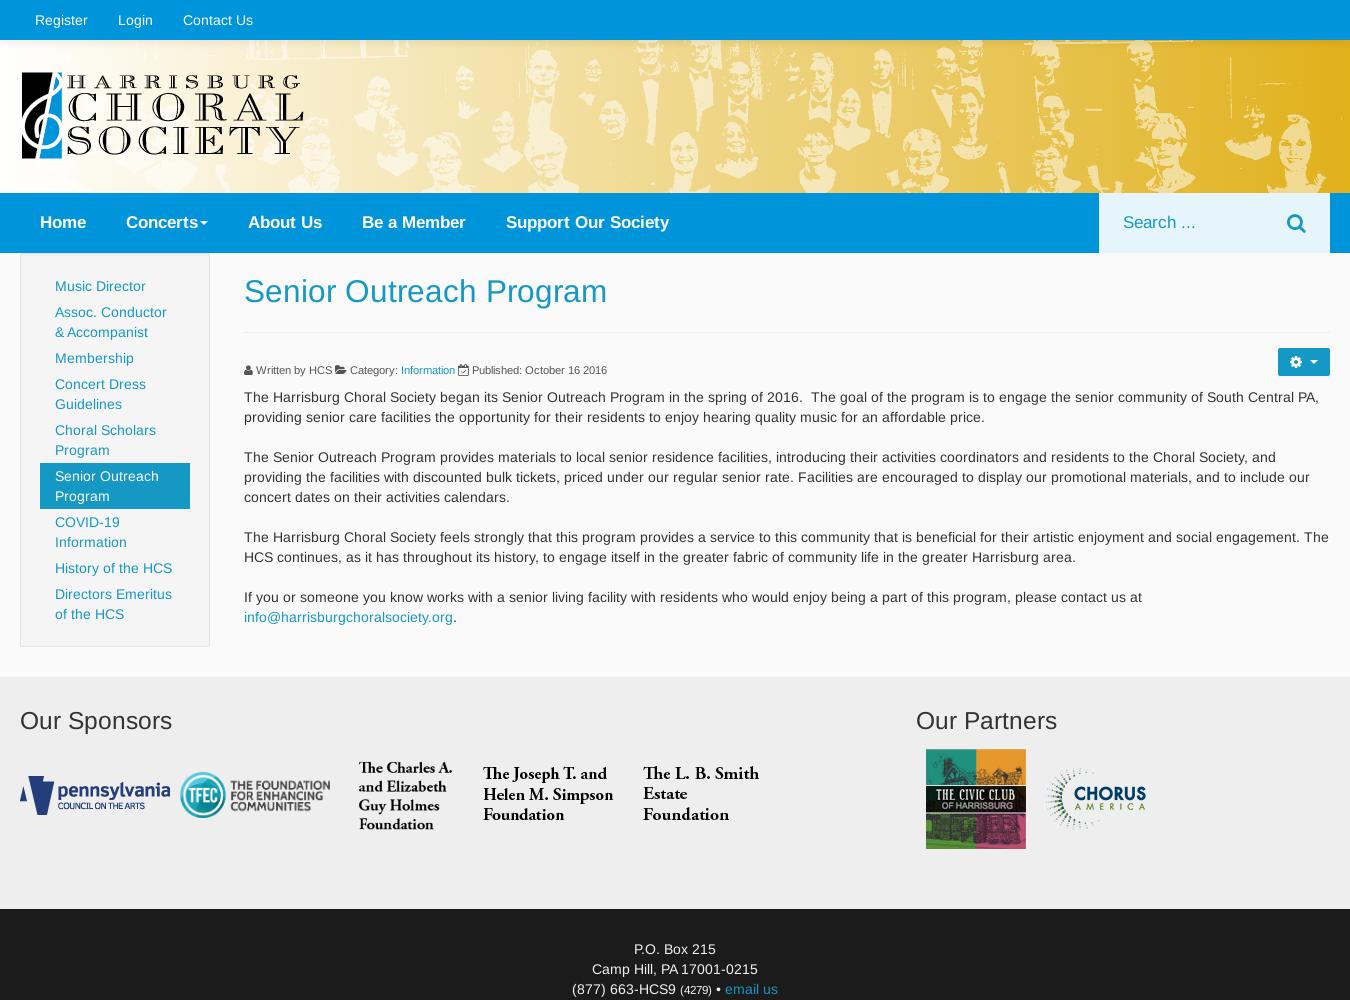 The image size is (1350, 1000). I want to click on '(877) 663-HCS9', so click(625, 987).